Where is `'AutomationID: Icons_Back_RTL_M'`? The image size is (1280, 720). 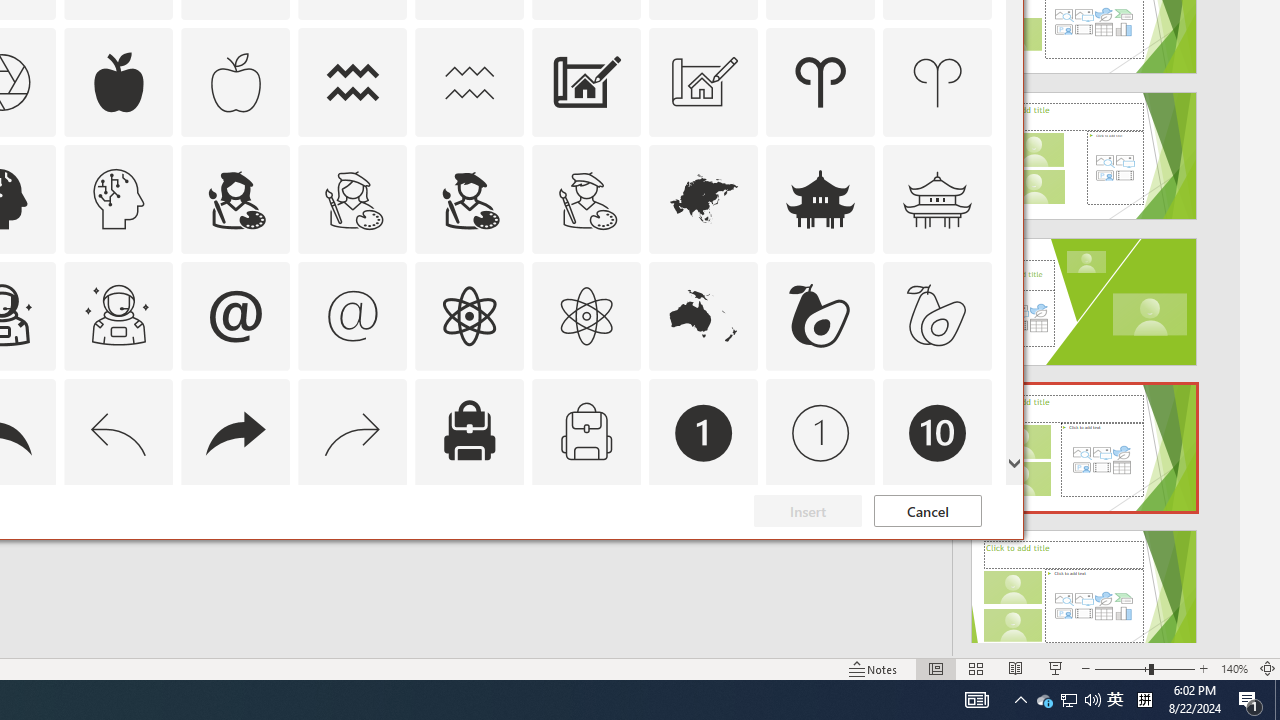
'AutomationID: Icons_Back_RTL_M' is located at coordinates (353, 431).